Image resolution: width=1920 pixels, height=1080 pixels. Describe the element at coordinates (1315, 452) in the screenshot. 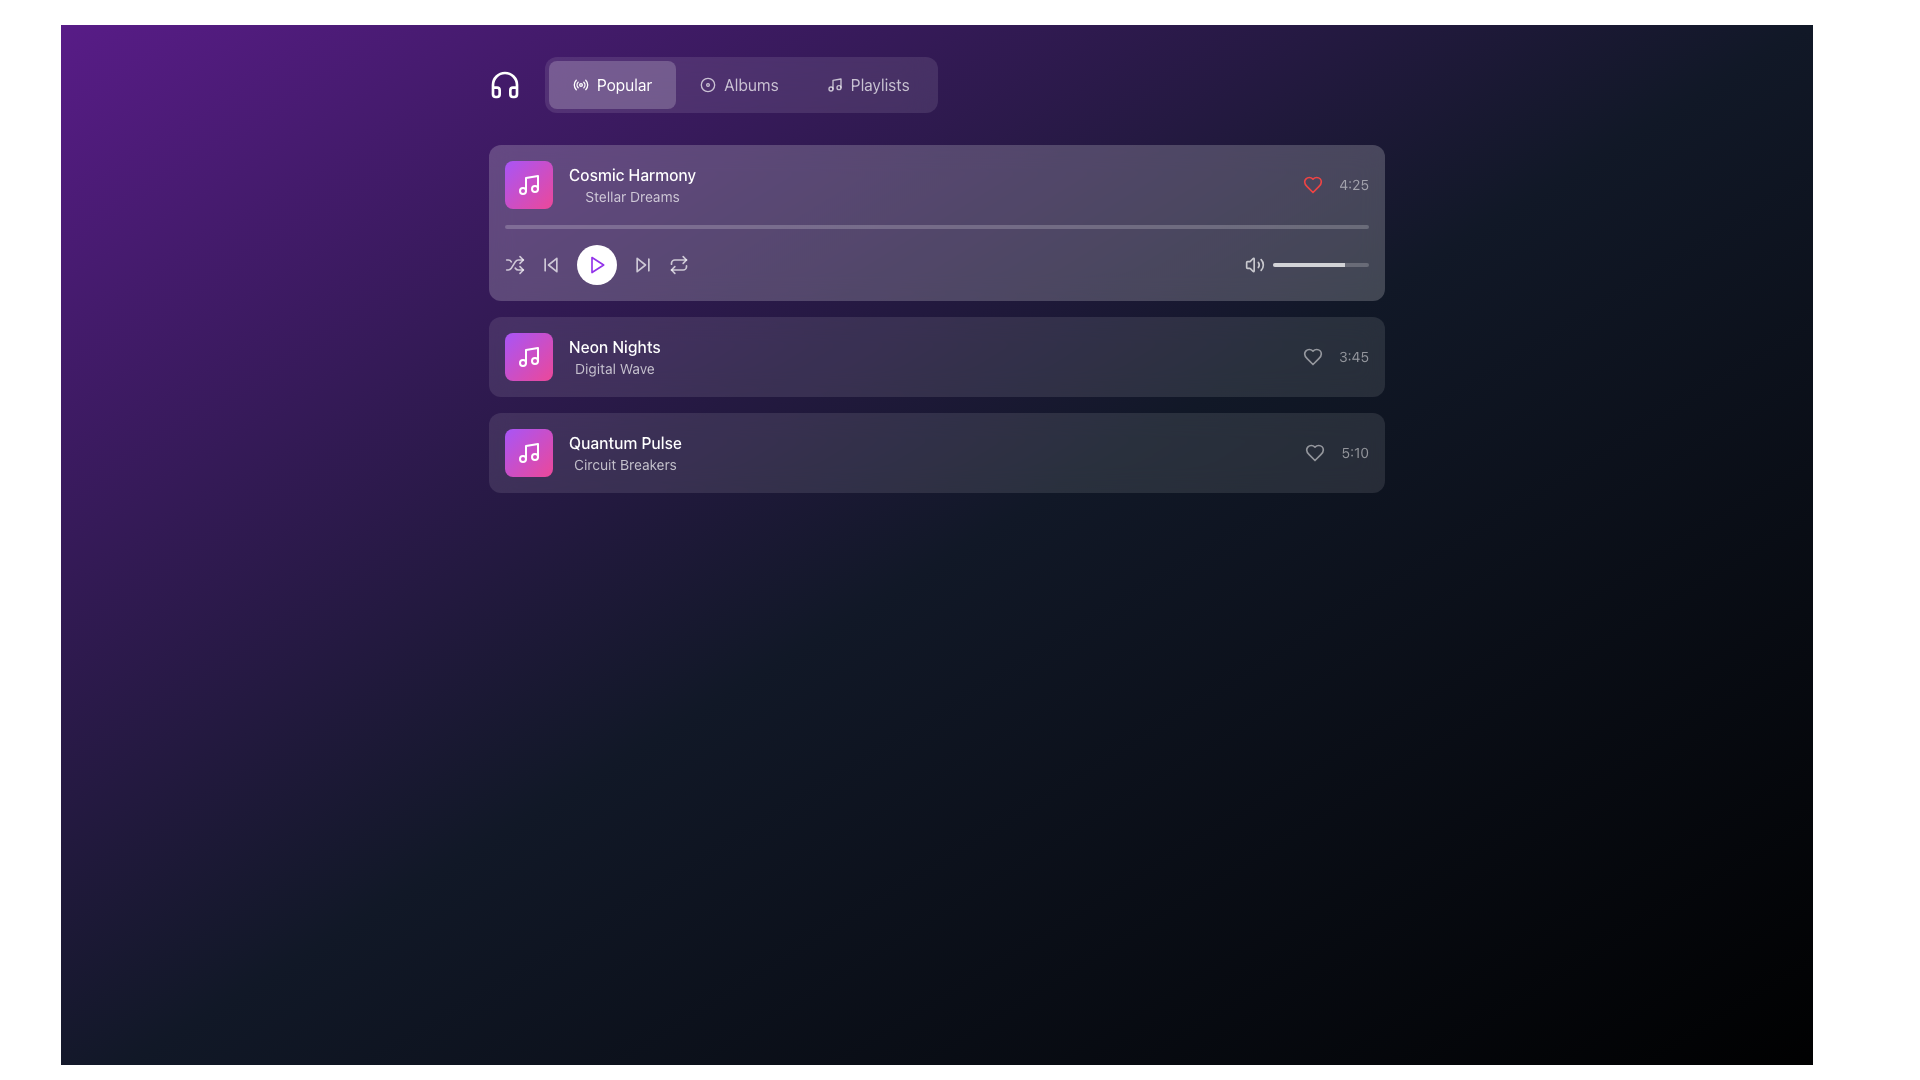

I see `the heart icon button on the far right side of the third row` at that location.